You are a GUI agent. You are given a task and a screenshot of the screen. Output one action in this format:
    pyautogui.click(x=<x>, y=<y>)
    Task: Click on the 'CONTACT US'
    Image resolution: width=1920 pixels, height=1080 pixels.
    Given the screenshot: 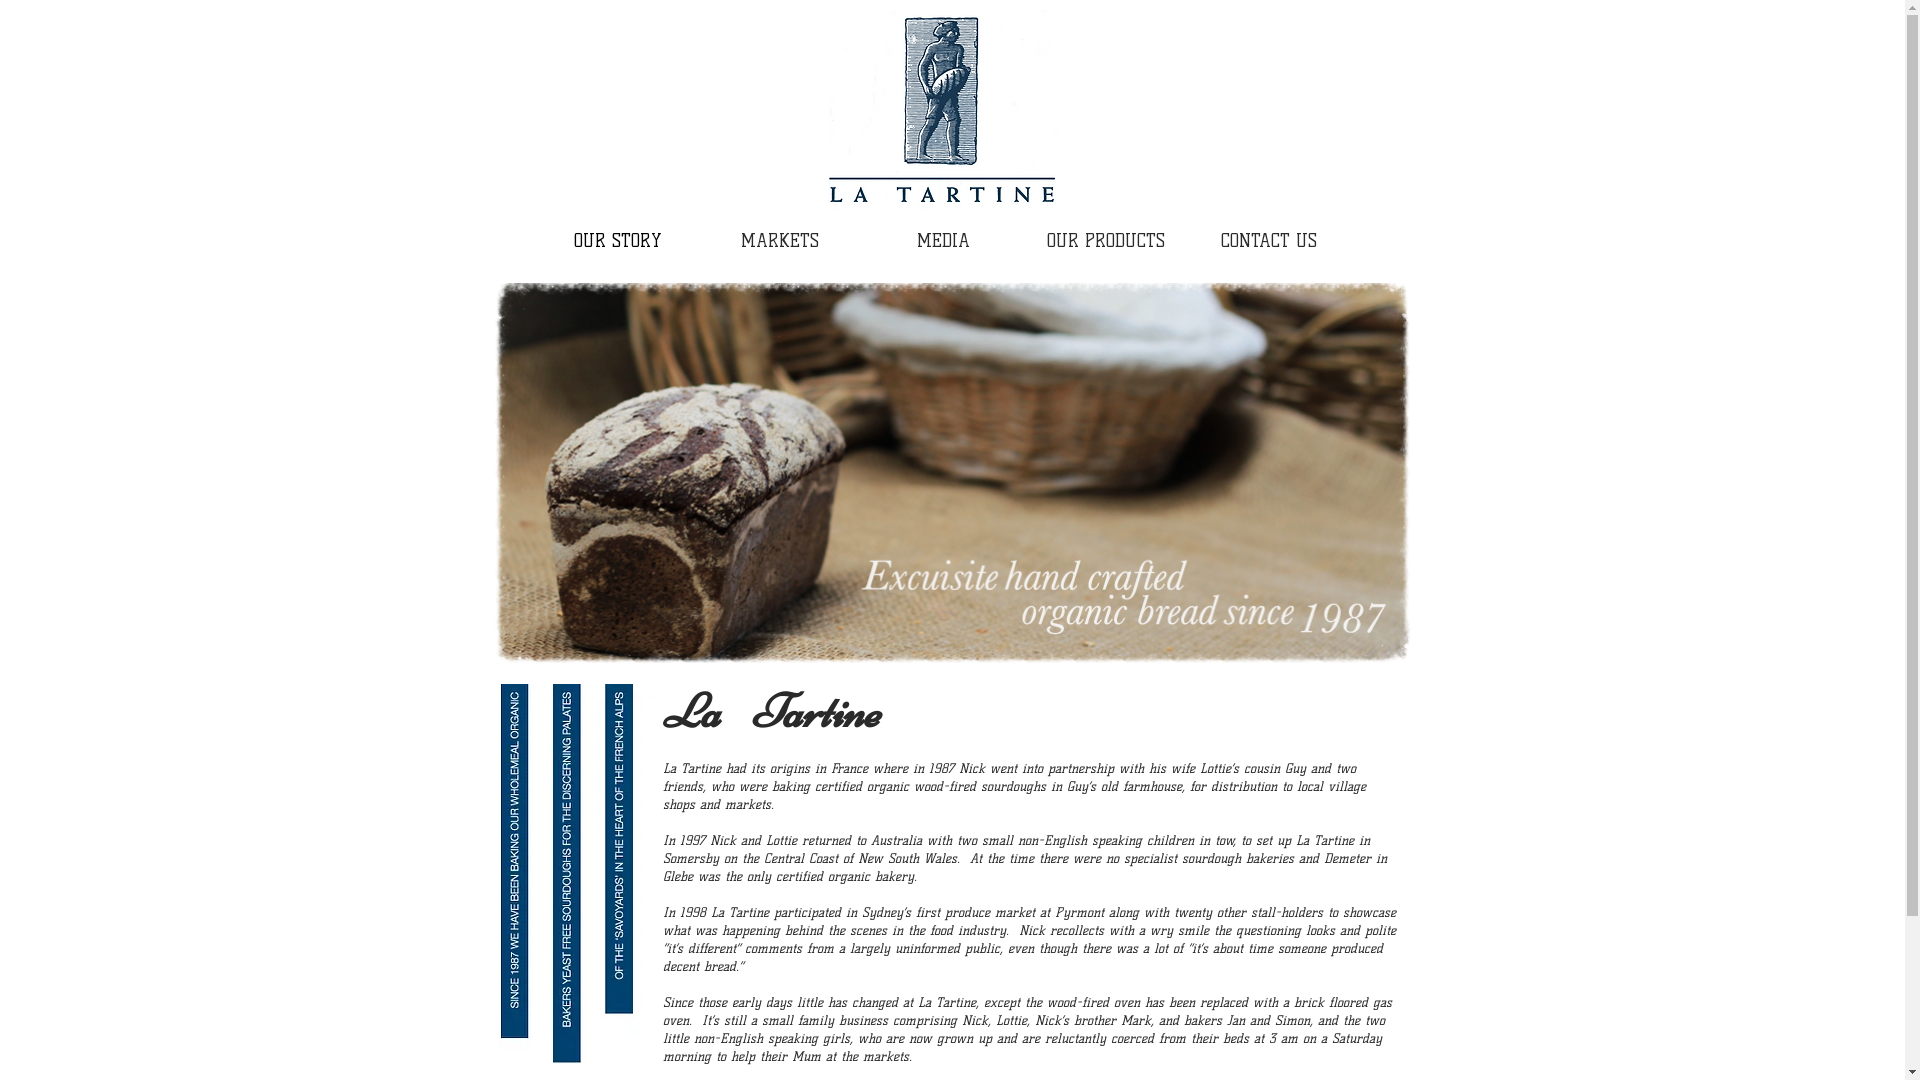 What is the action you would take?
    pyautogui.click(x=1268, y=240)
    